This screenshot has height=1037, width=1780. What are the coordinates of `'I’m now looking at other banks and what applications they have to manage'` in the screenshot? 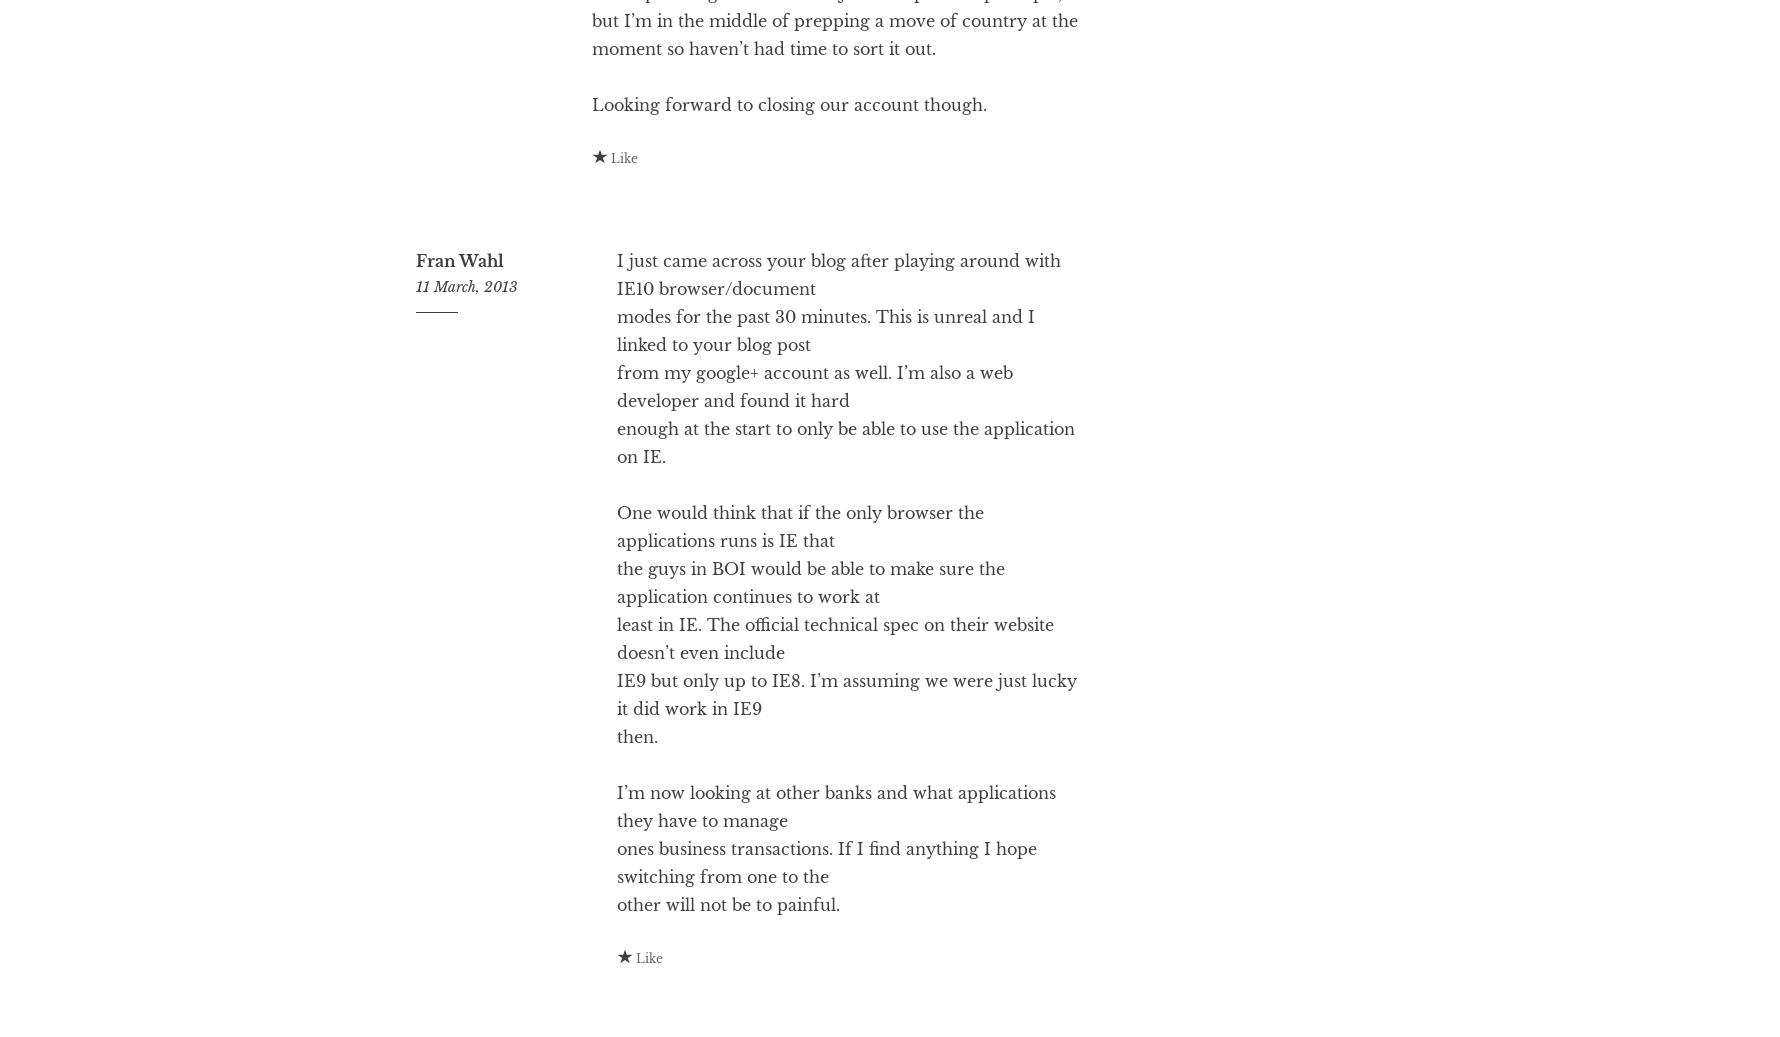 It's located at (834, 887).